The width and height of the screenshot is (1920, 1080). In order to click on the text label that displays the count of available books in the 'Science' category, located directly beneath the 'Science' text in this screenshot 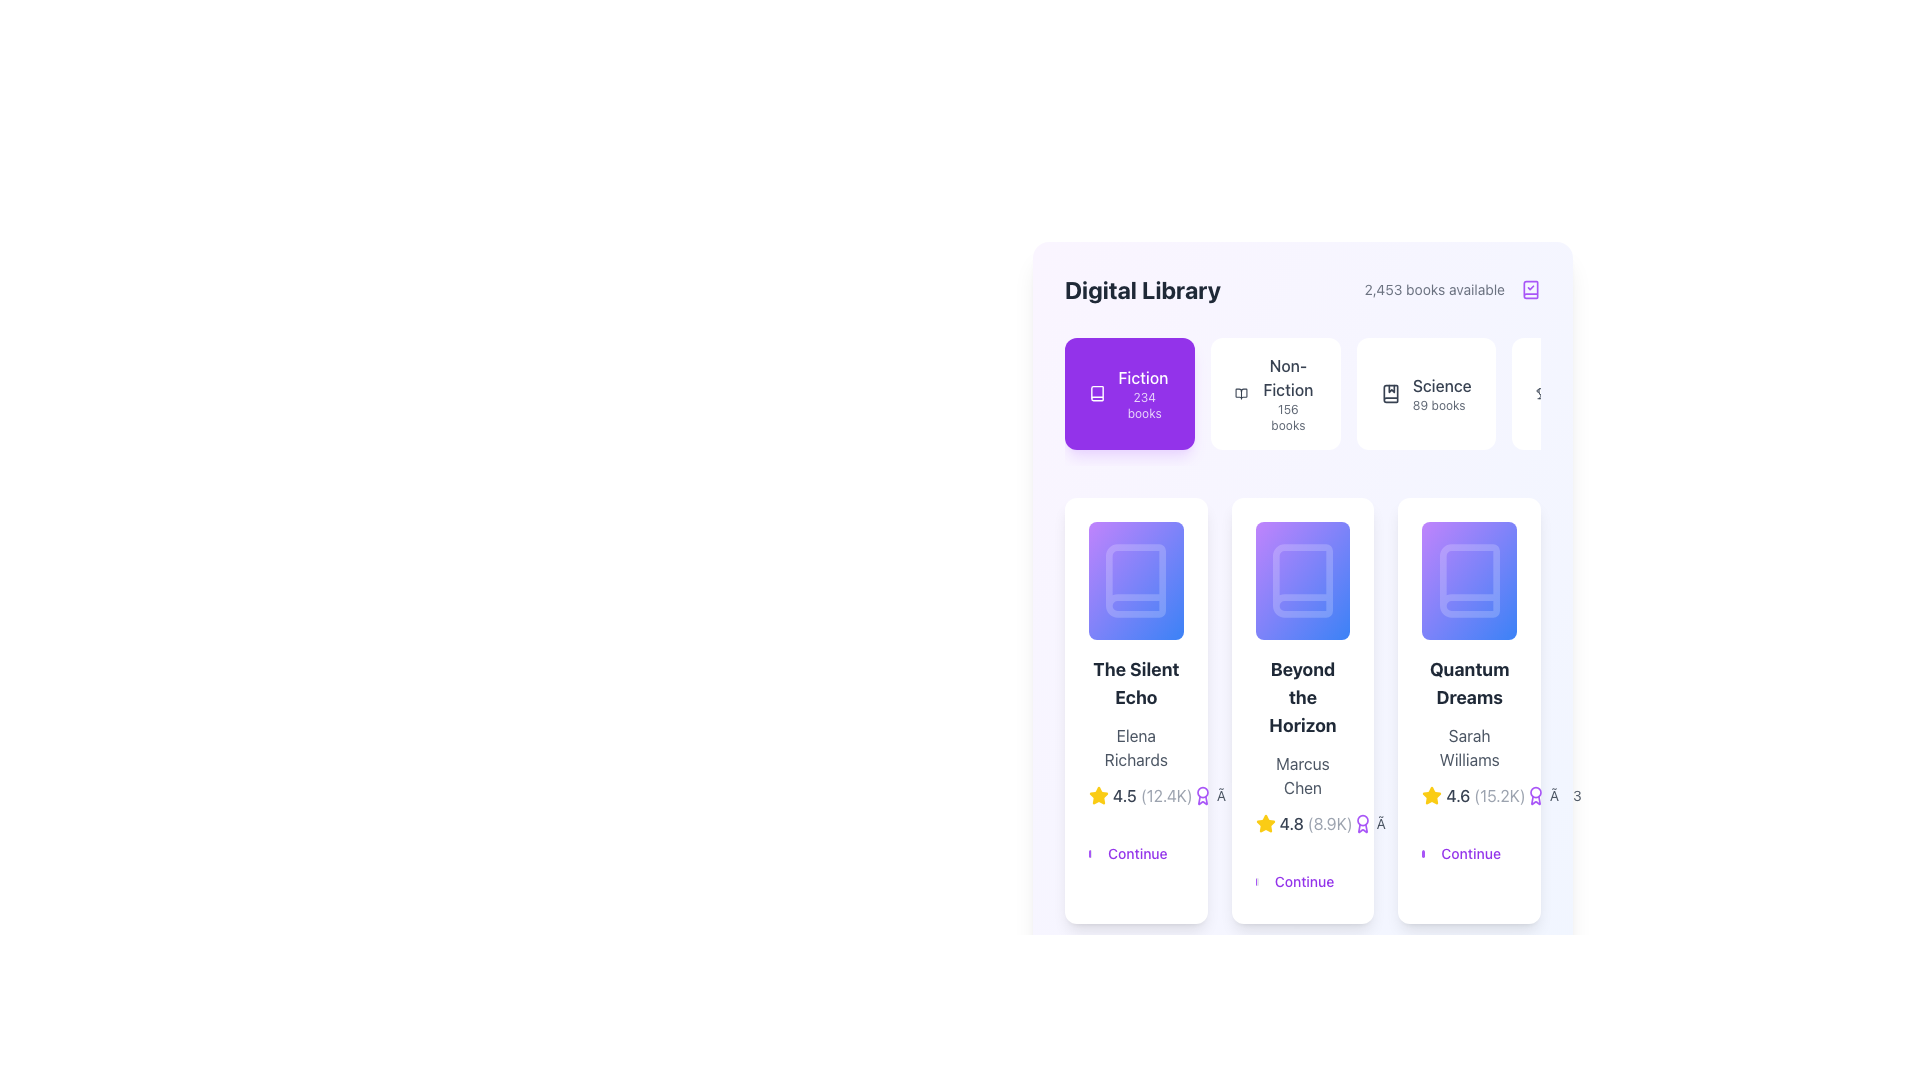, I will do `click(1438, 405)`.